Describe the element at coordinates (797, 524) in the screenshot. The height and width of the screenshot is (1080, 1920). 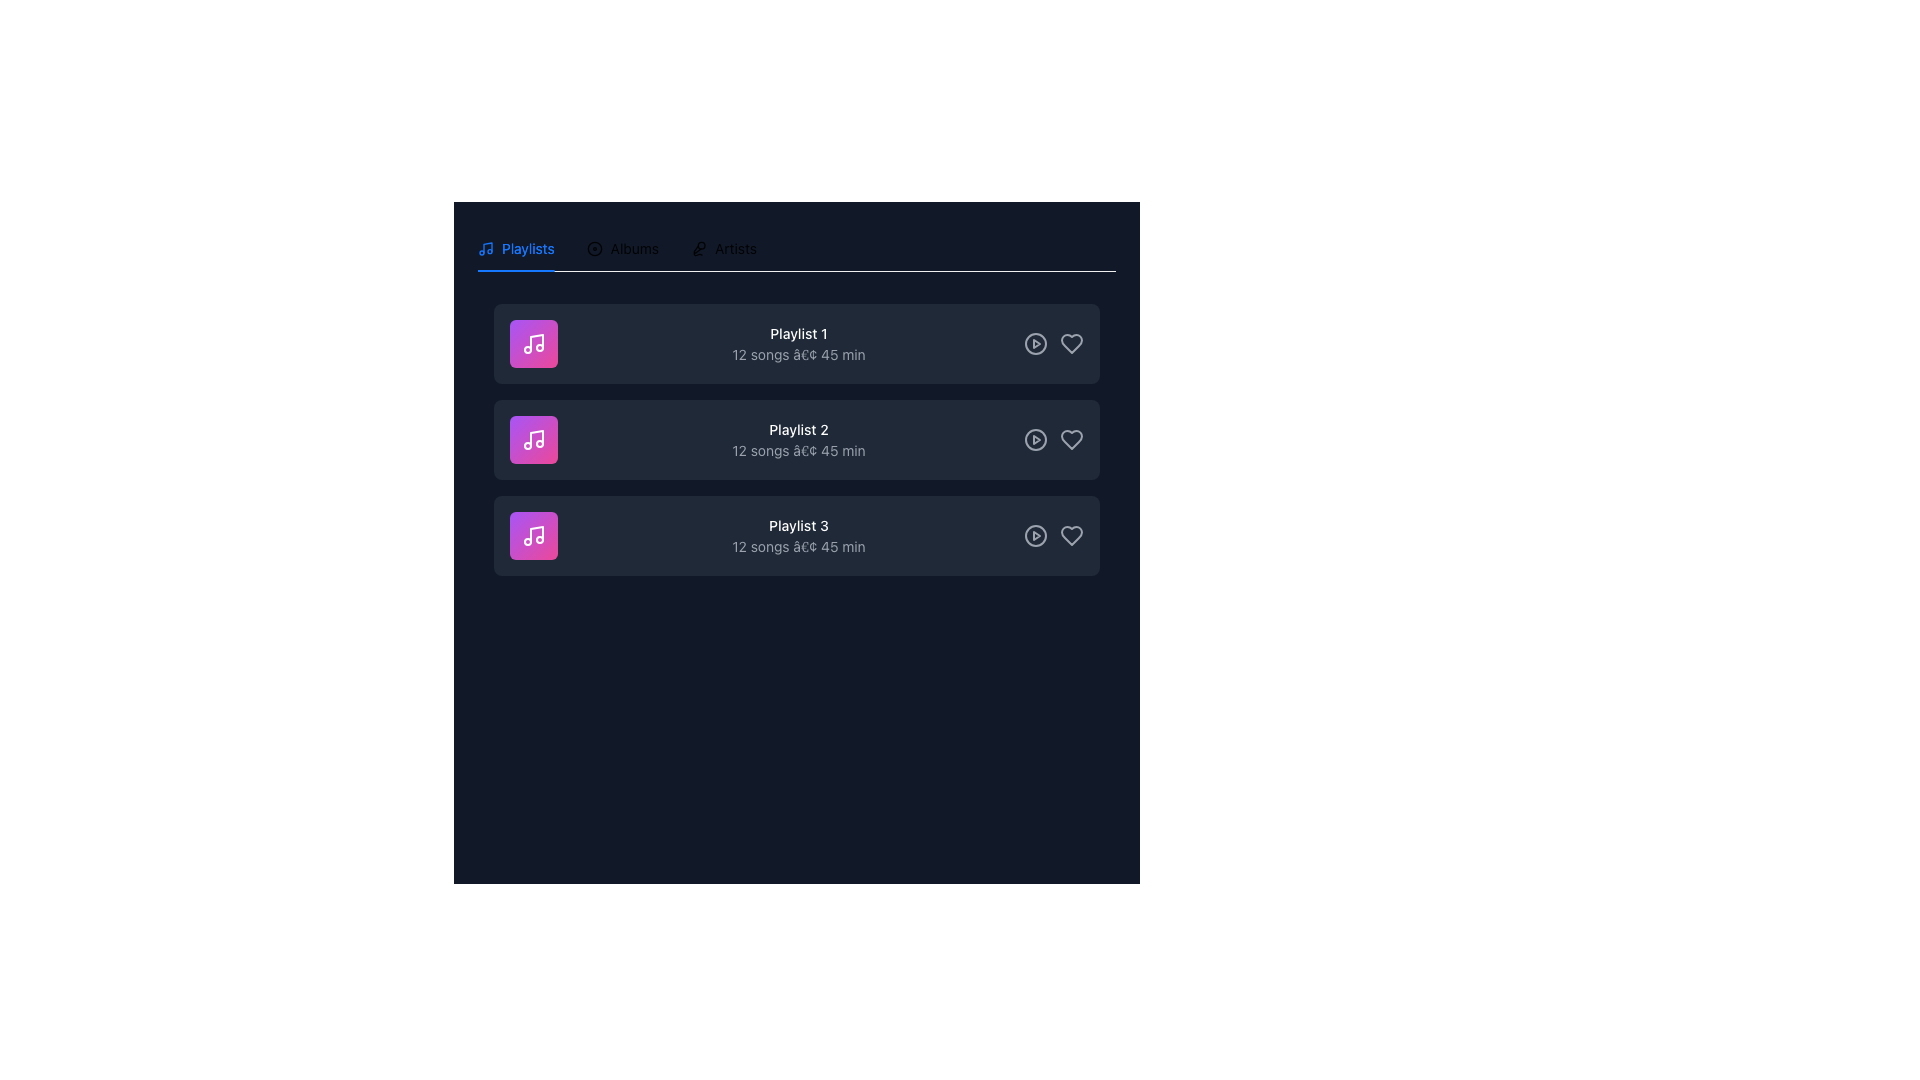
I see `the text label that serves as the title of the playlist, located in the third row of the playlist list, aligned to the left and below 'Playlist 1' and 'Playlist 2'` at that location.